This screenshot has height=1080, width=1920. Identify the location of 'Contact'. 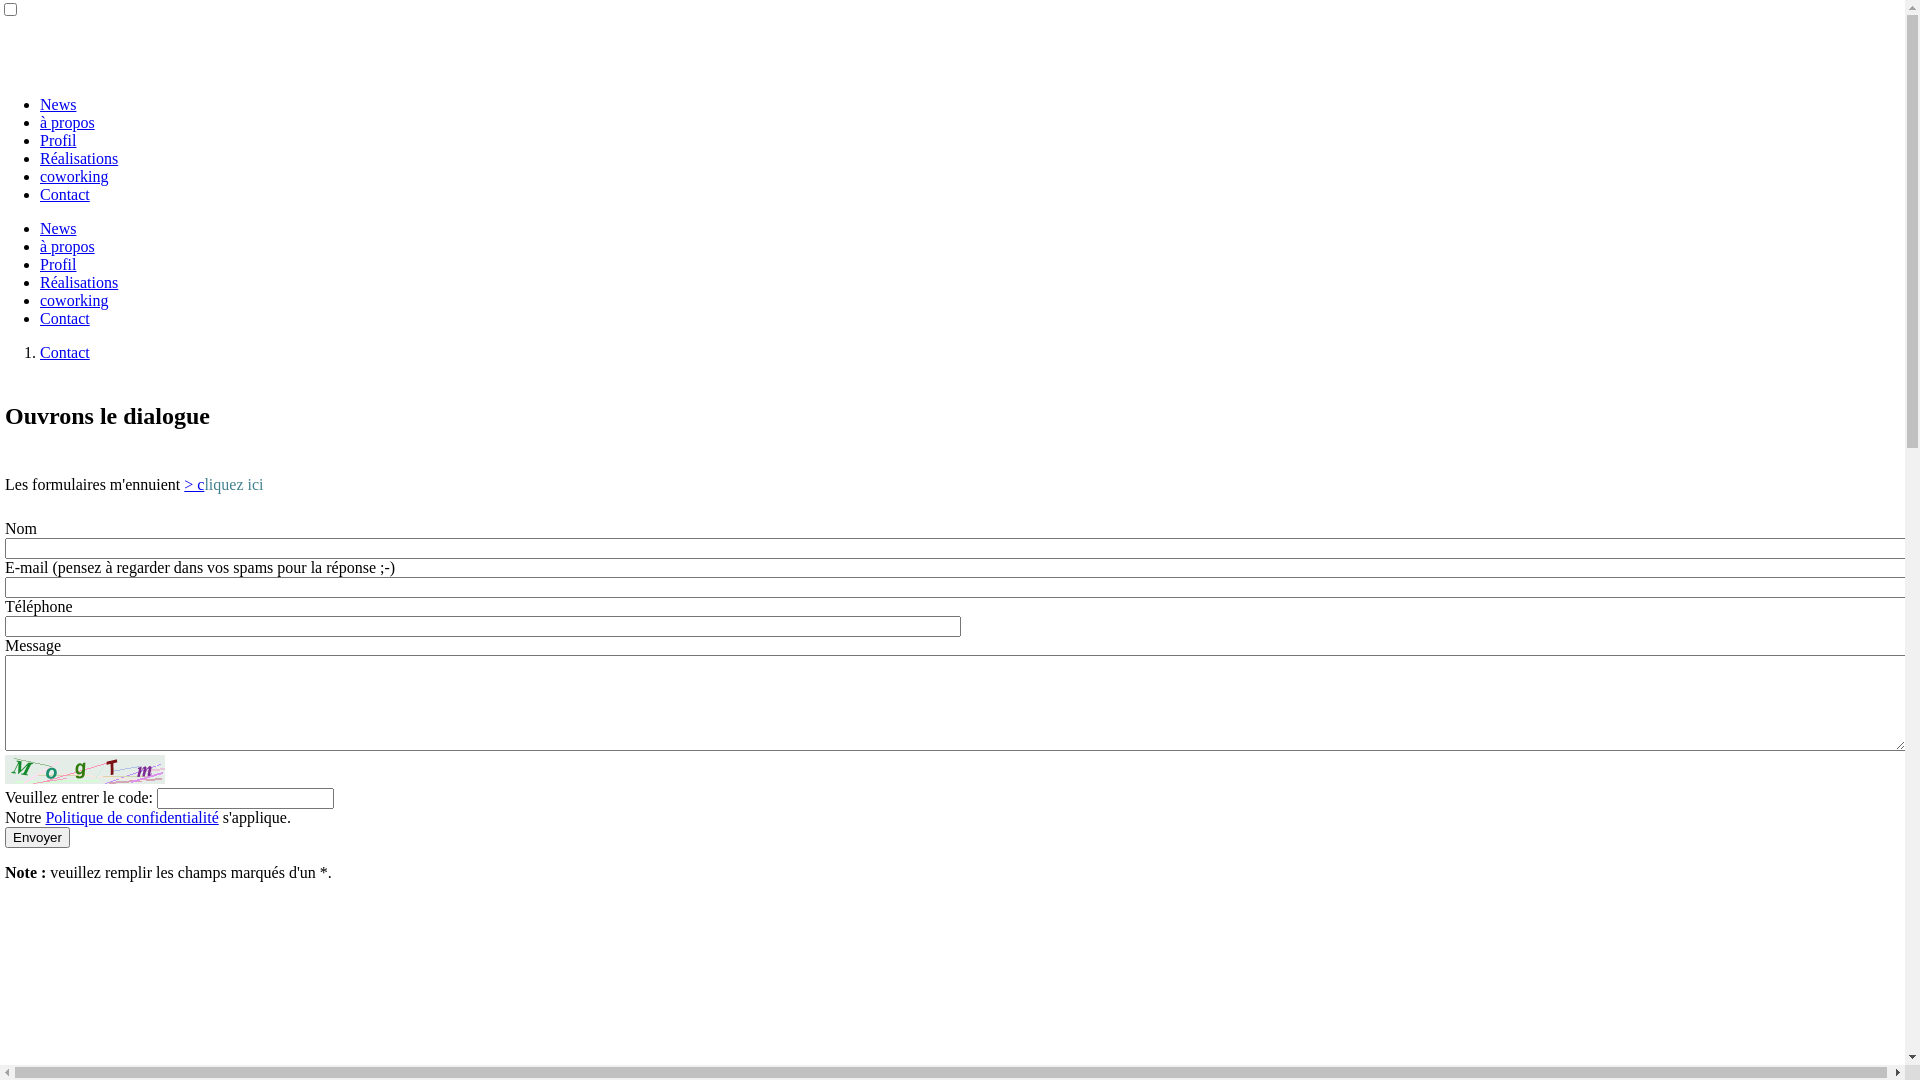
(39, 317).